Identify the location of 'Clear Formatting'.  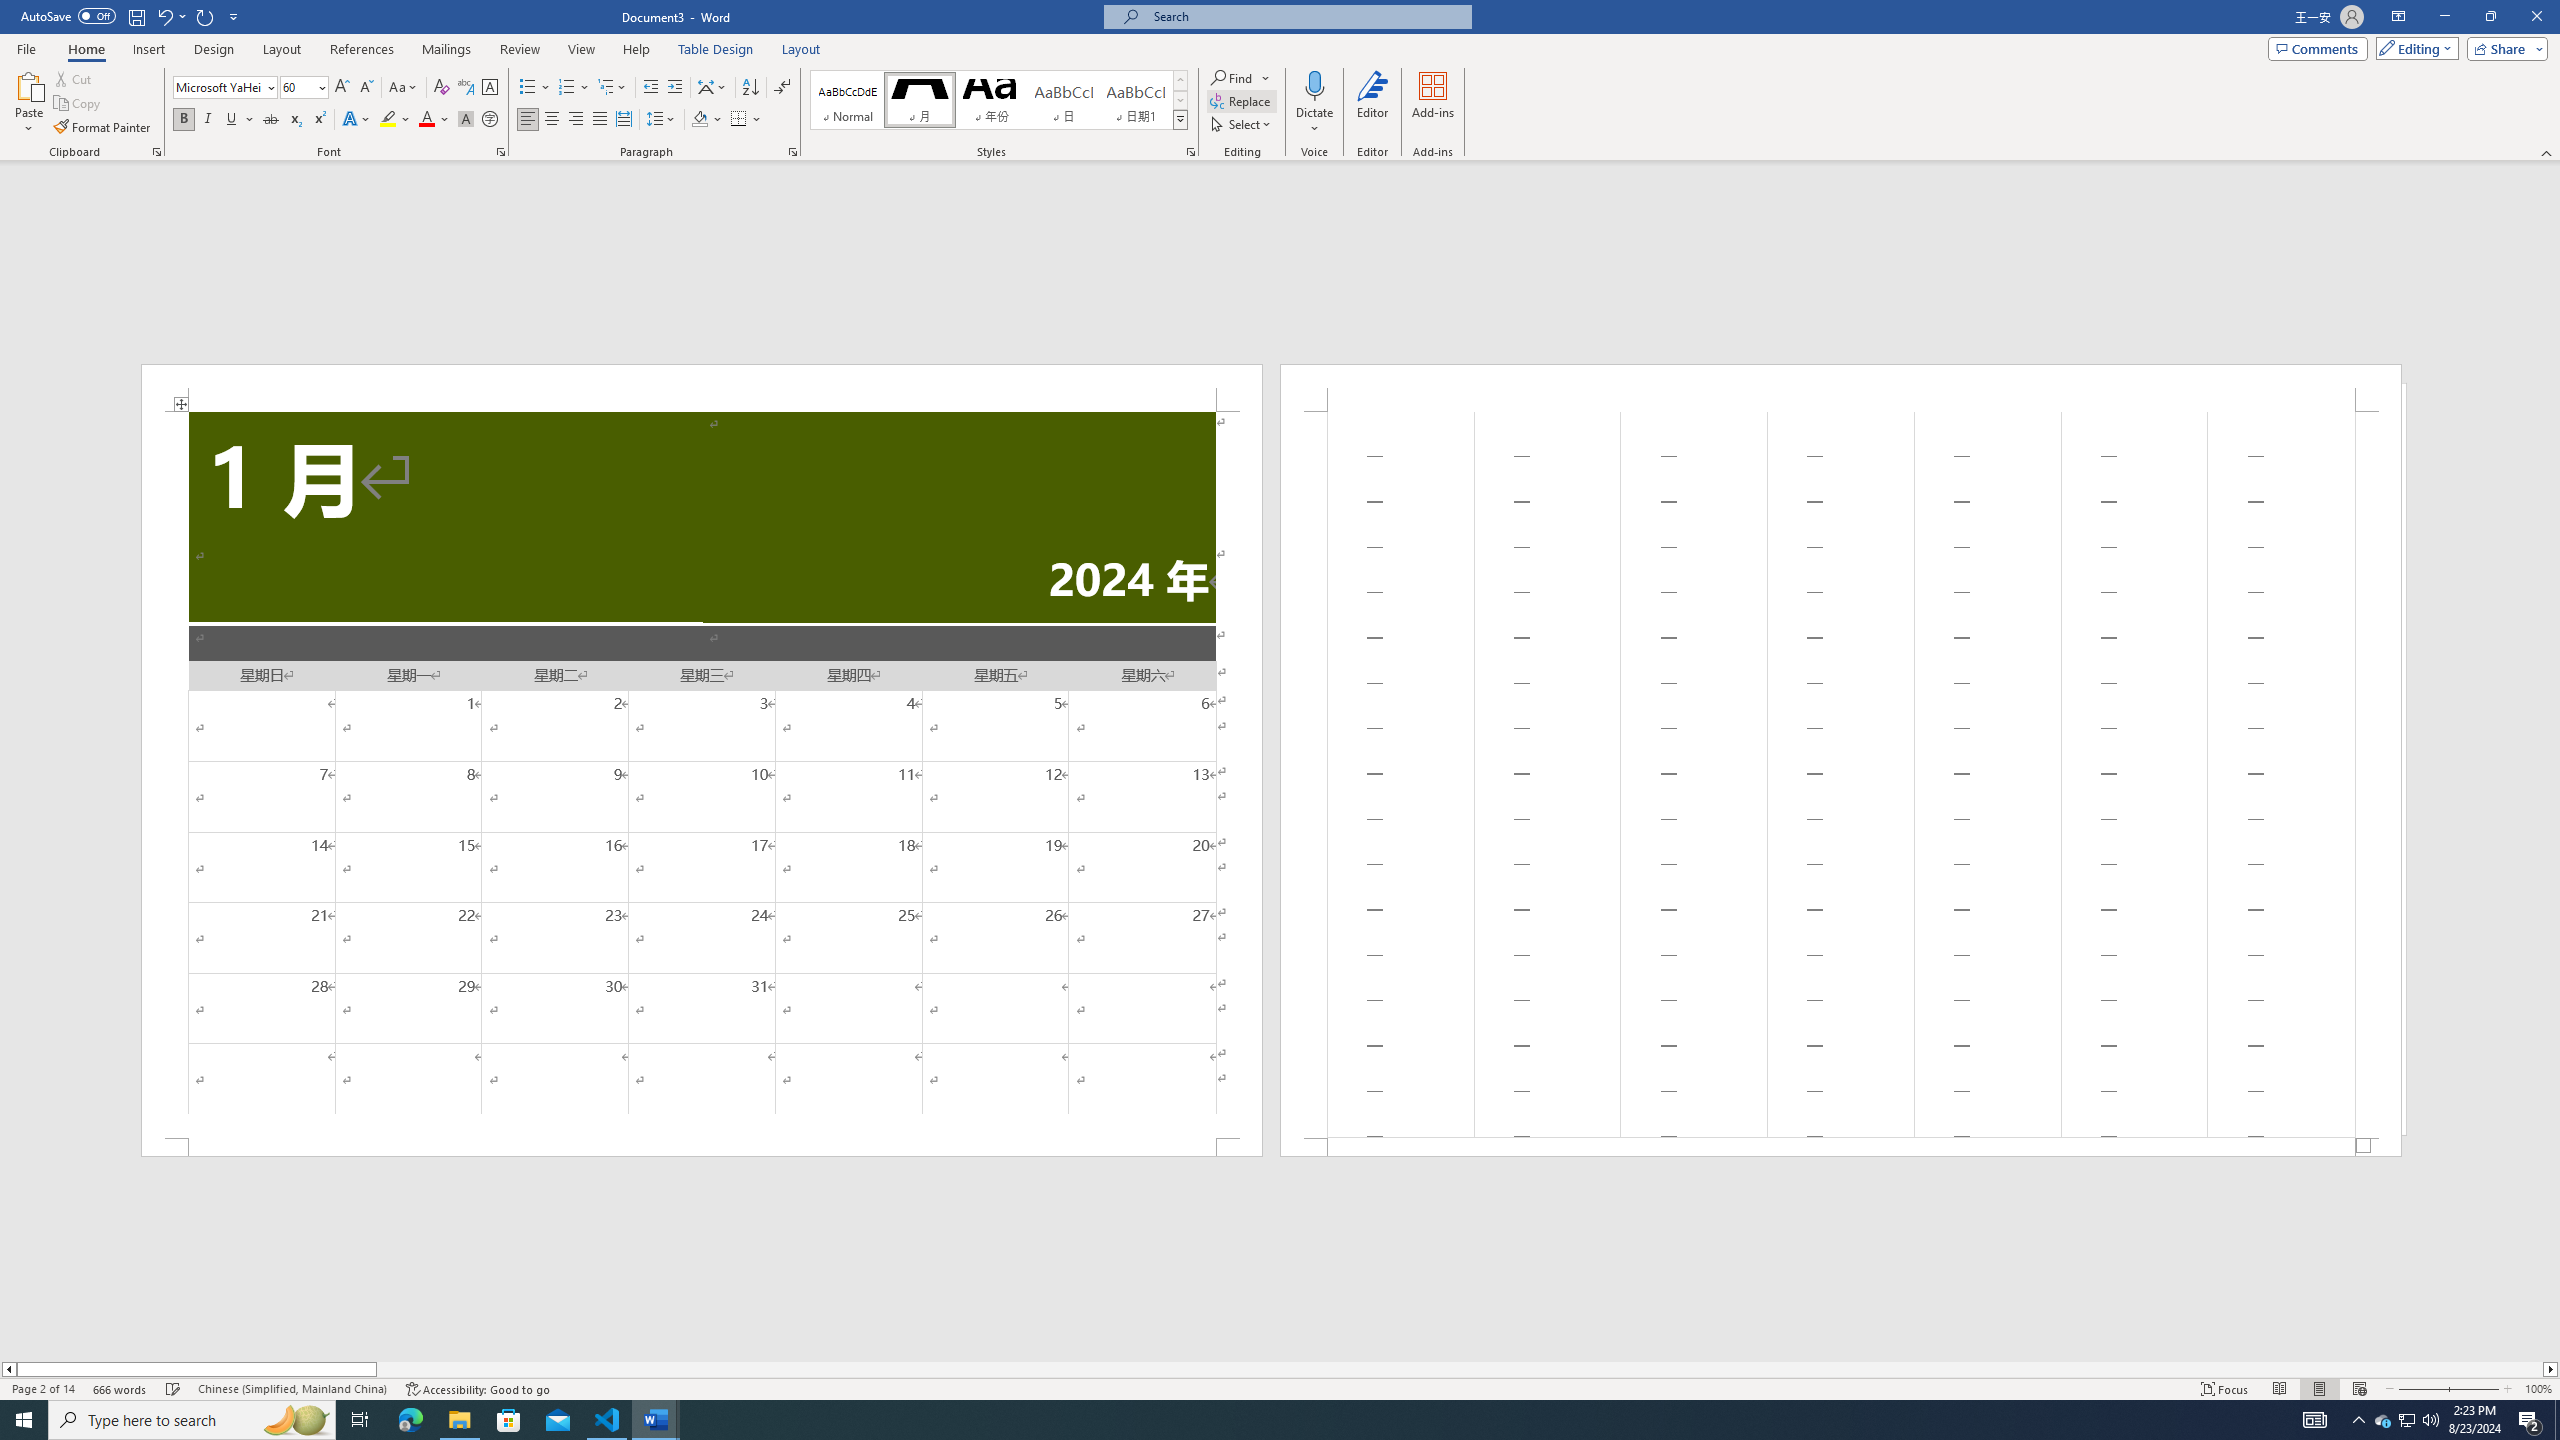
(440, 87).